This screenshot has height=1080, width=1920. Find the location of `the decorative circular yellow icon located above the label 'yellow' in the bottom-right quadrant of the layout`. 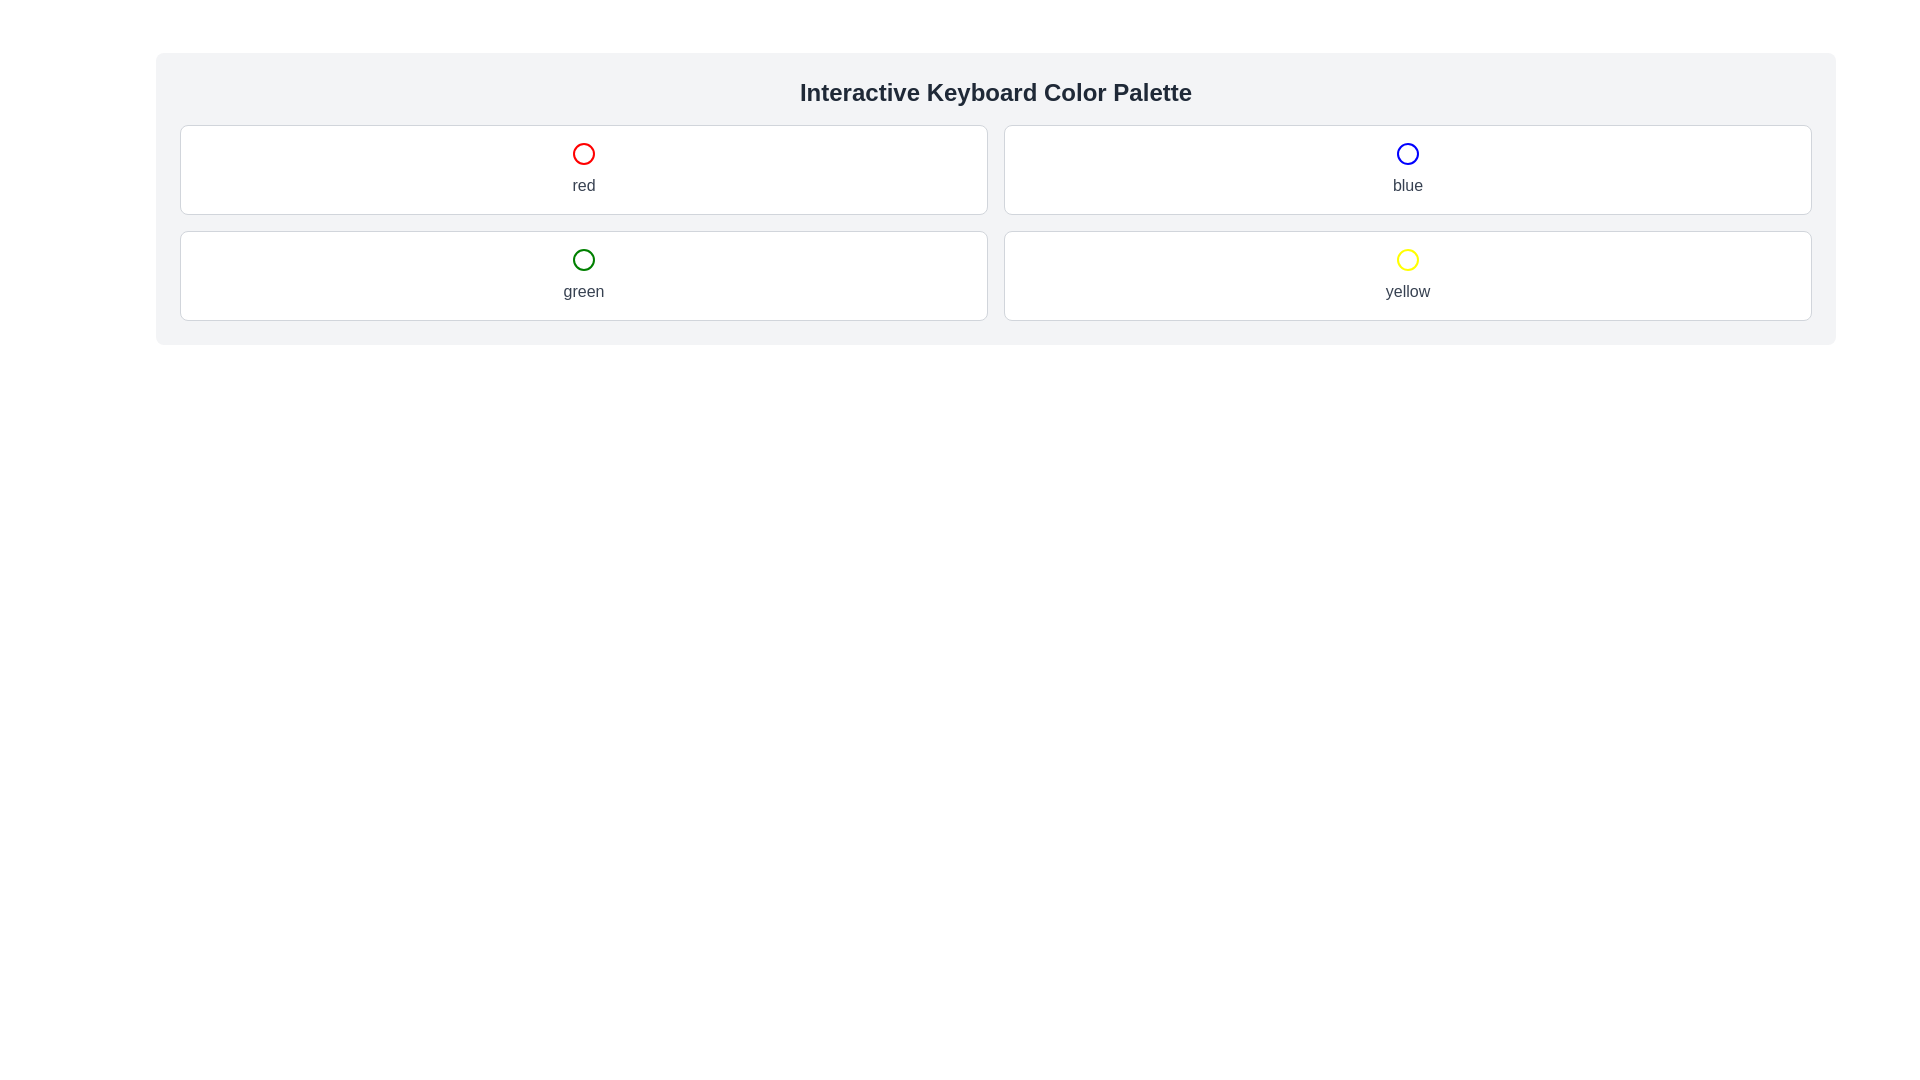

the decorative circular yellow icon located above the label 'yellow' in the bottom-right quadrant of the layout is located at coordinates (1406, 258).